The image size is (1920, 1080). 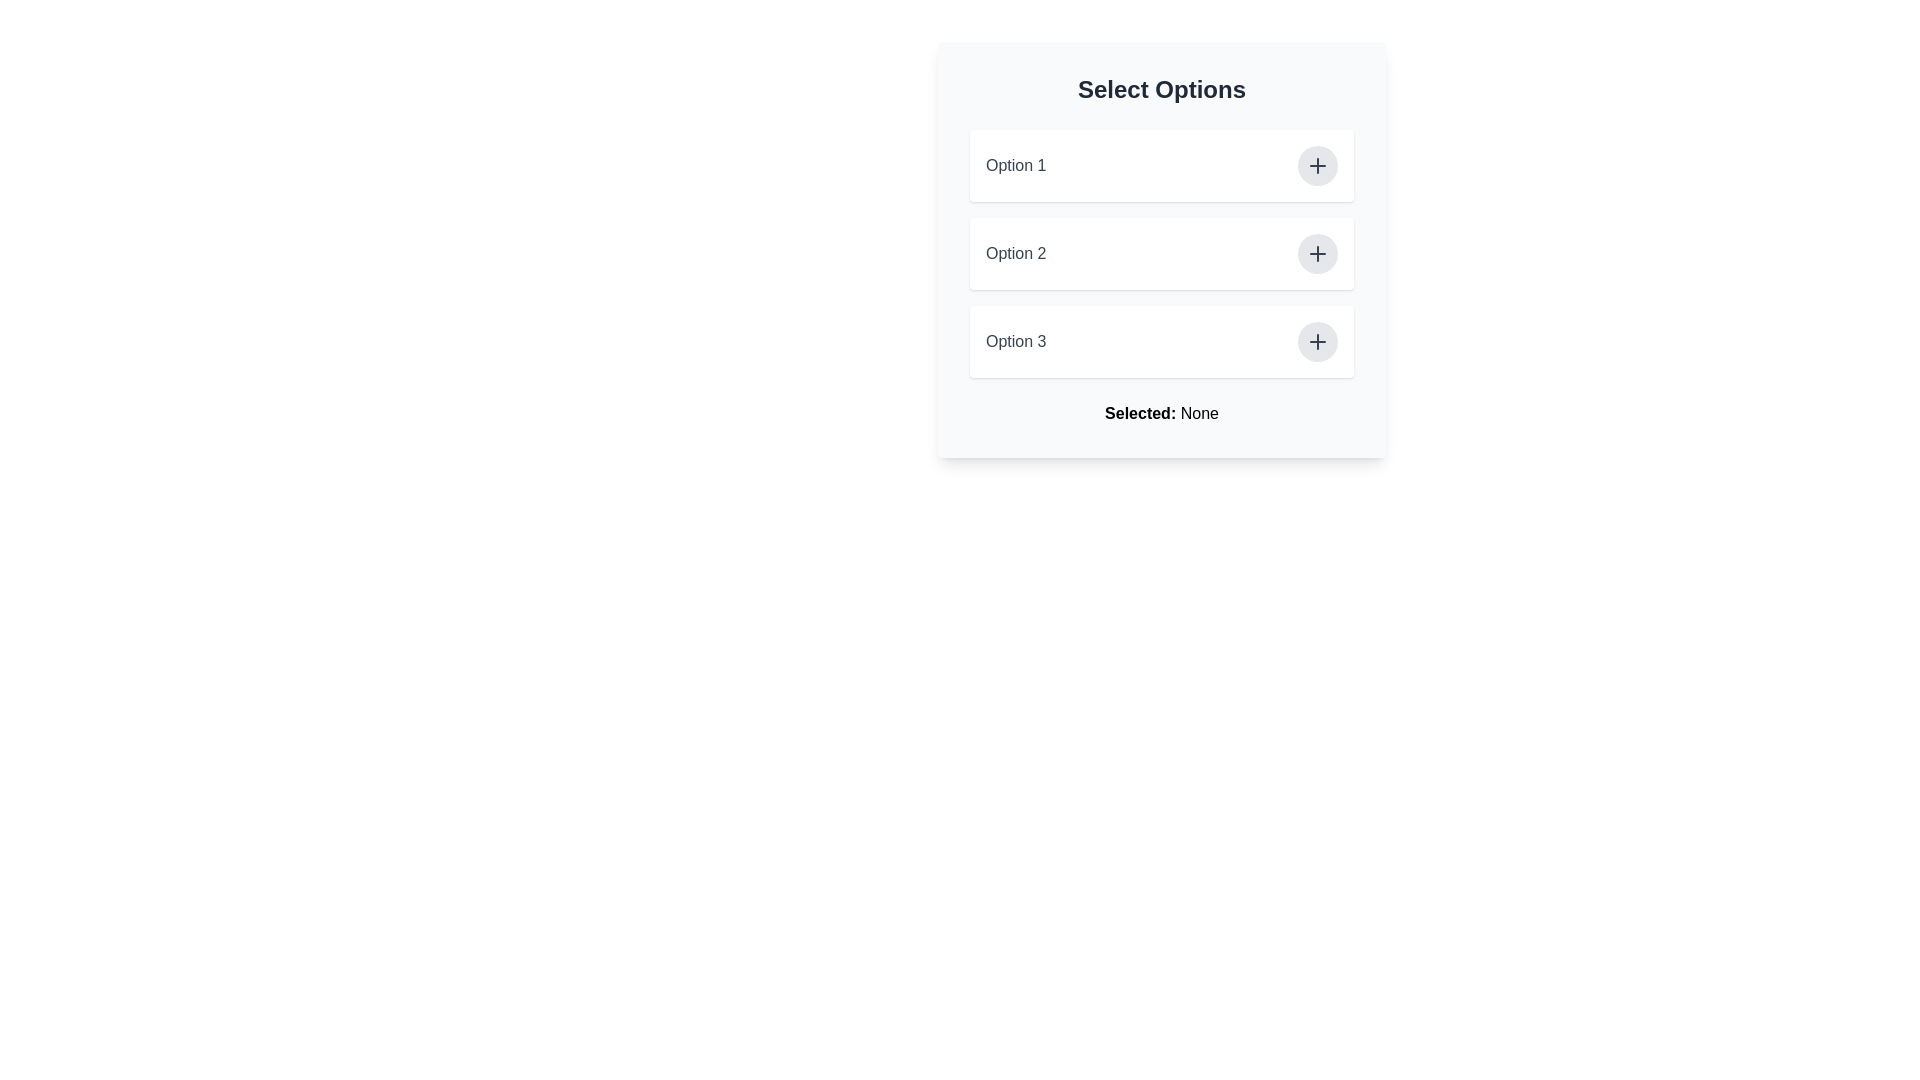 What do you see at coordinates (1161, 341) in the screenshot?
I see `the third List Item with Interactive Button labeled 'Option 3'` at bounding box center [1161, 341].